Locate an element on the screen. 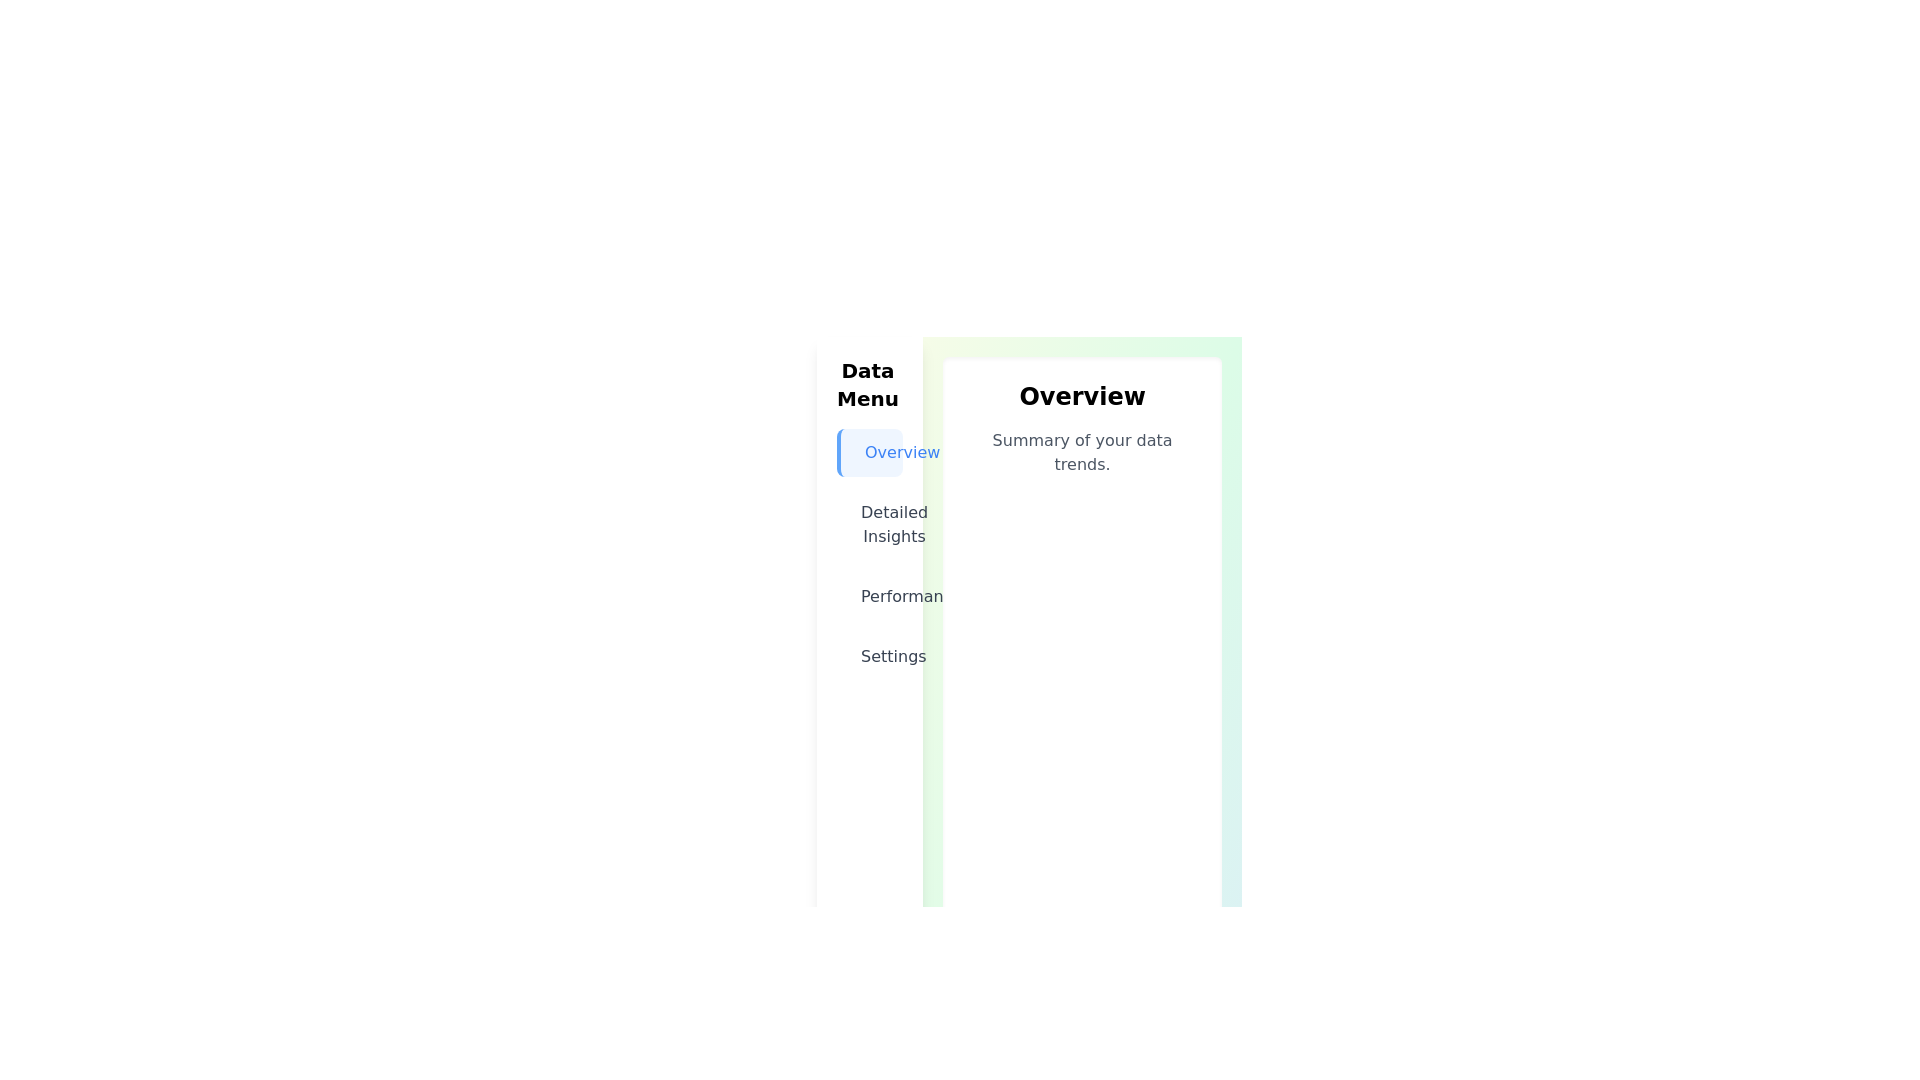  the menu item labeled Settings is located at coordinates (870, 656).